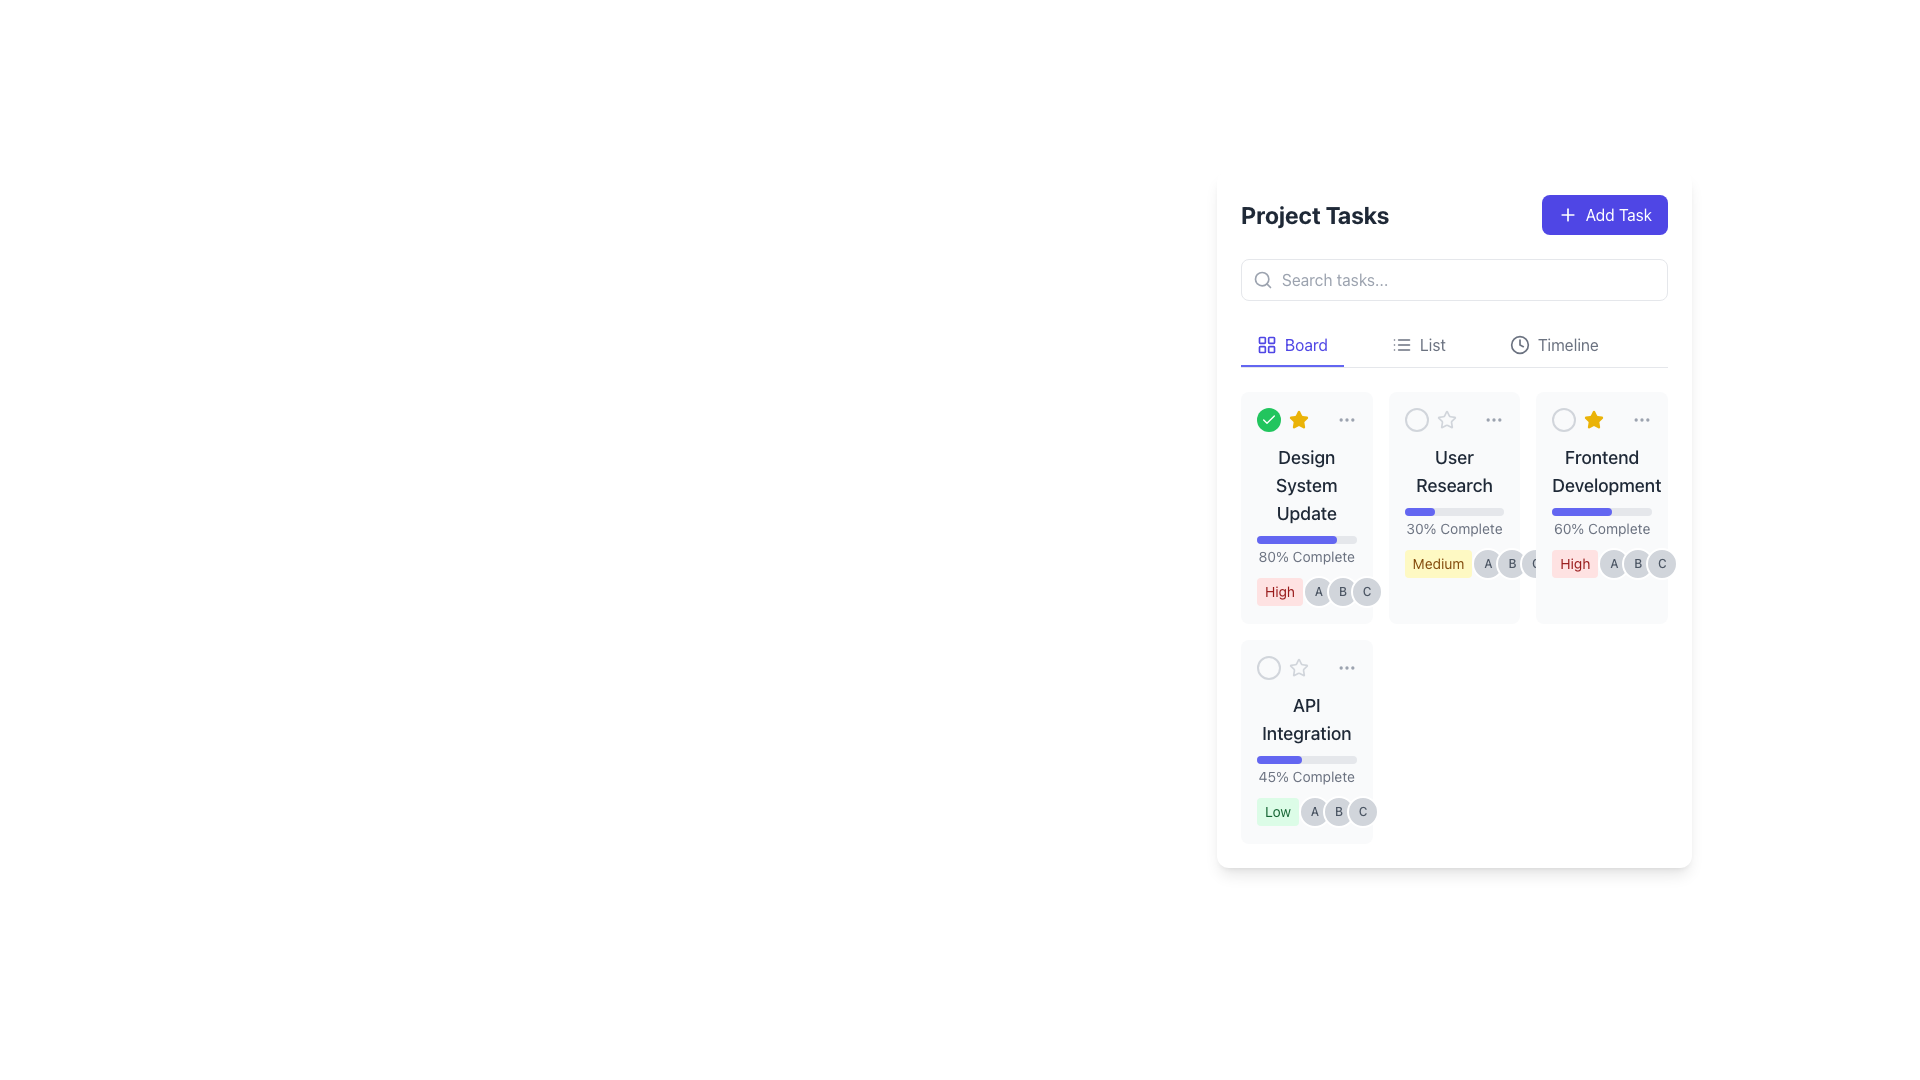  Describe the element at coordinates (1581, 511) in the screenshot. I see `filled portion of the Progress bar segment in the 'Frontend Development' task card to check styles or values` at that location.